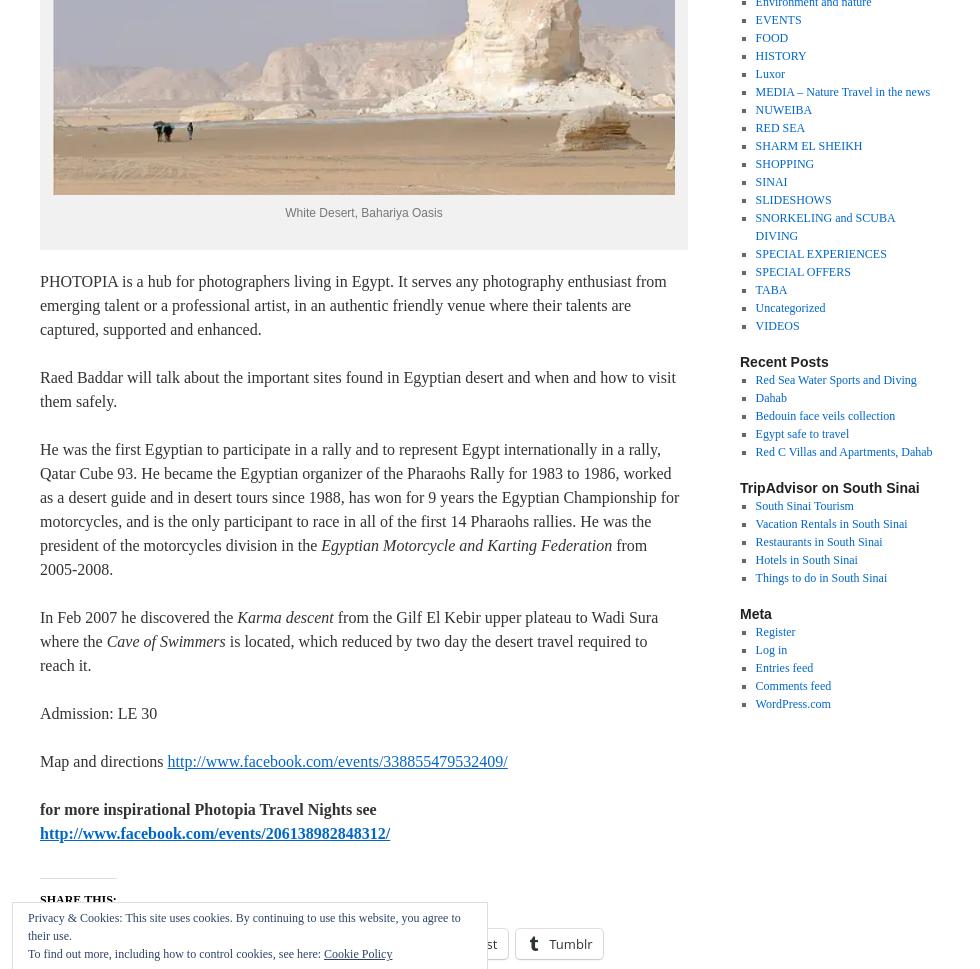  What do you see at coordinates (754, 128) in the screenshot?
I see `'RED SEA'` at bounding box center [754, 128].